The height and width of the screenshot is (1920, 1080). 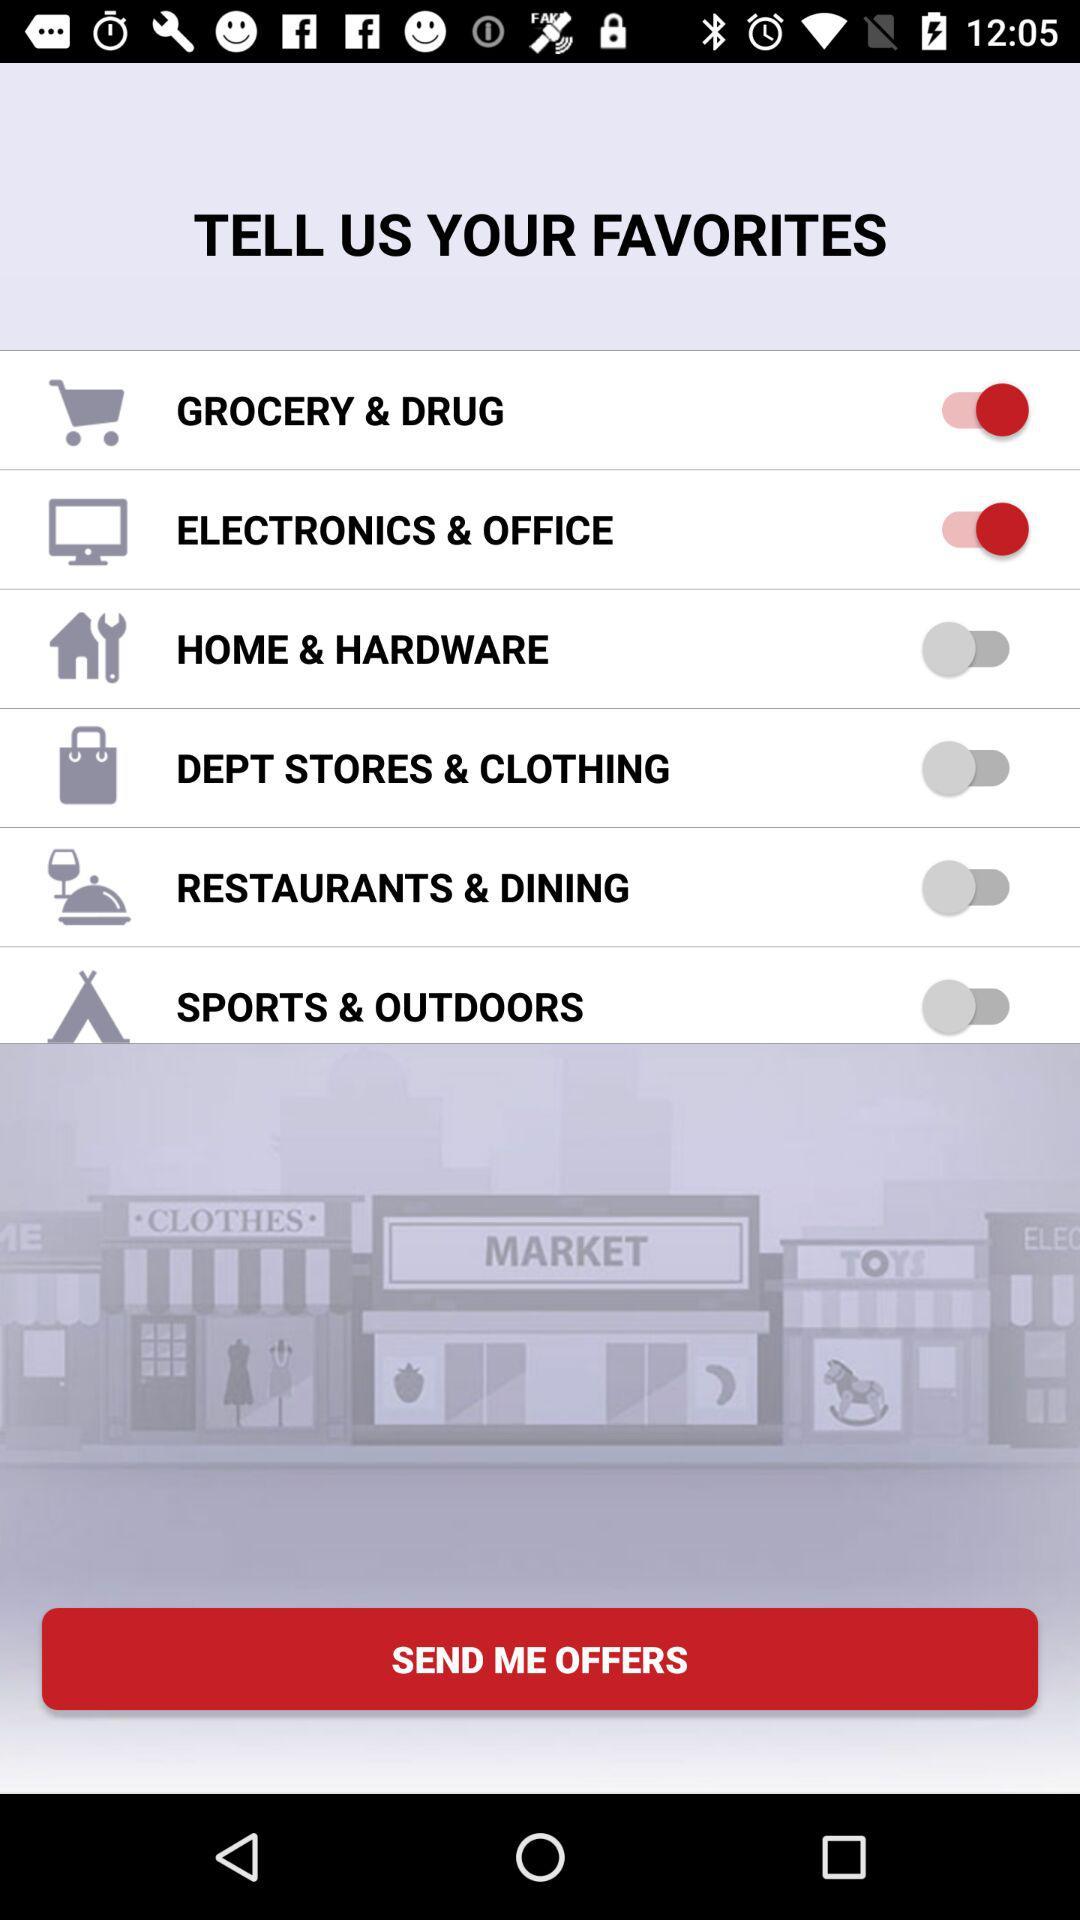 What do you see at coordinates (974, 529) in the screenshot?
I see `electronics office` at bounding box center [974, 529].